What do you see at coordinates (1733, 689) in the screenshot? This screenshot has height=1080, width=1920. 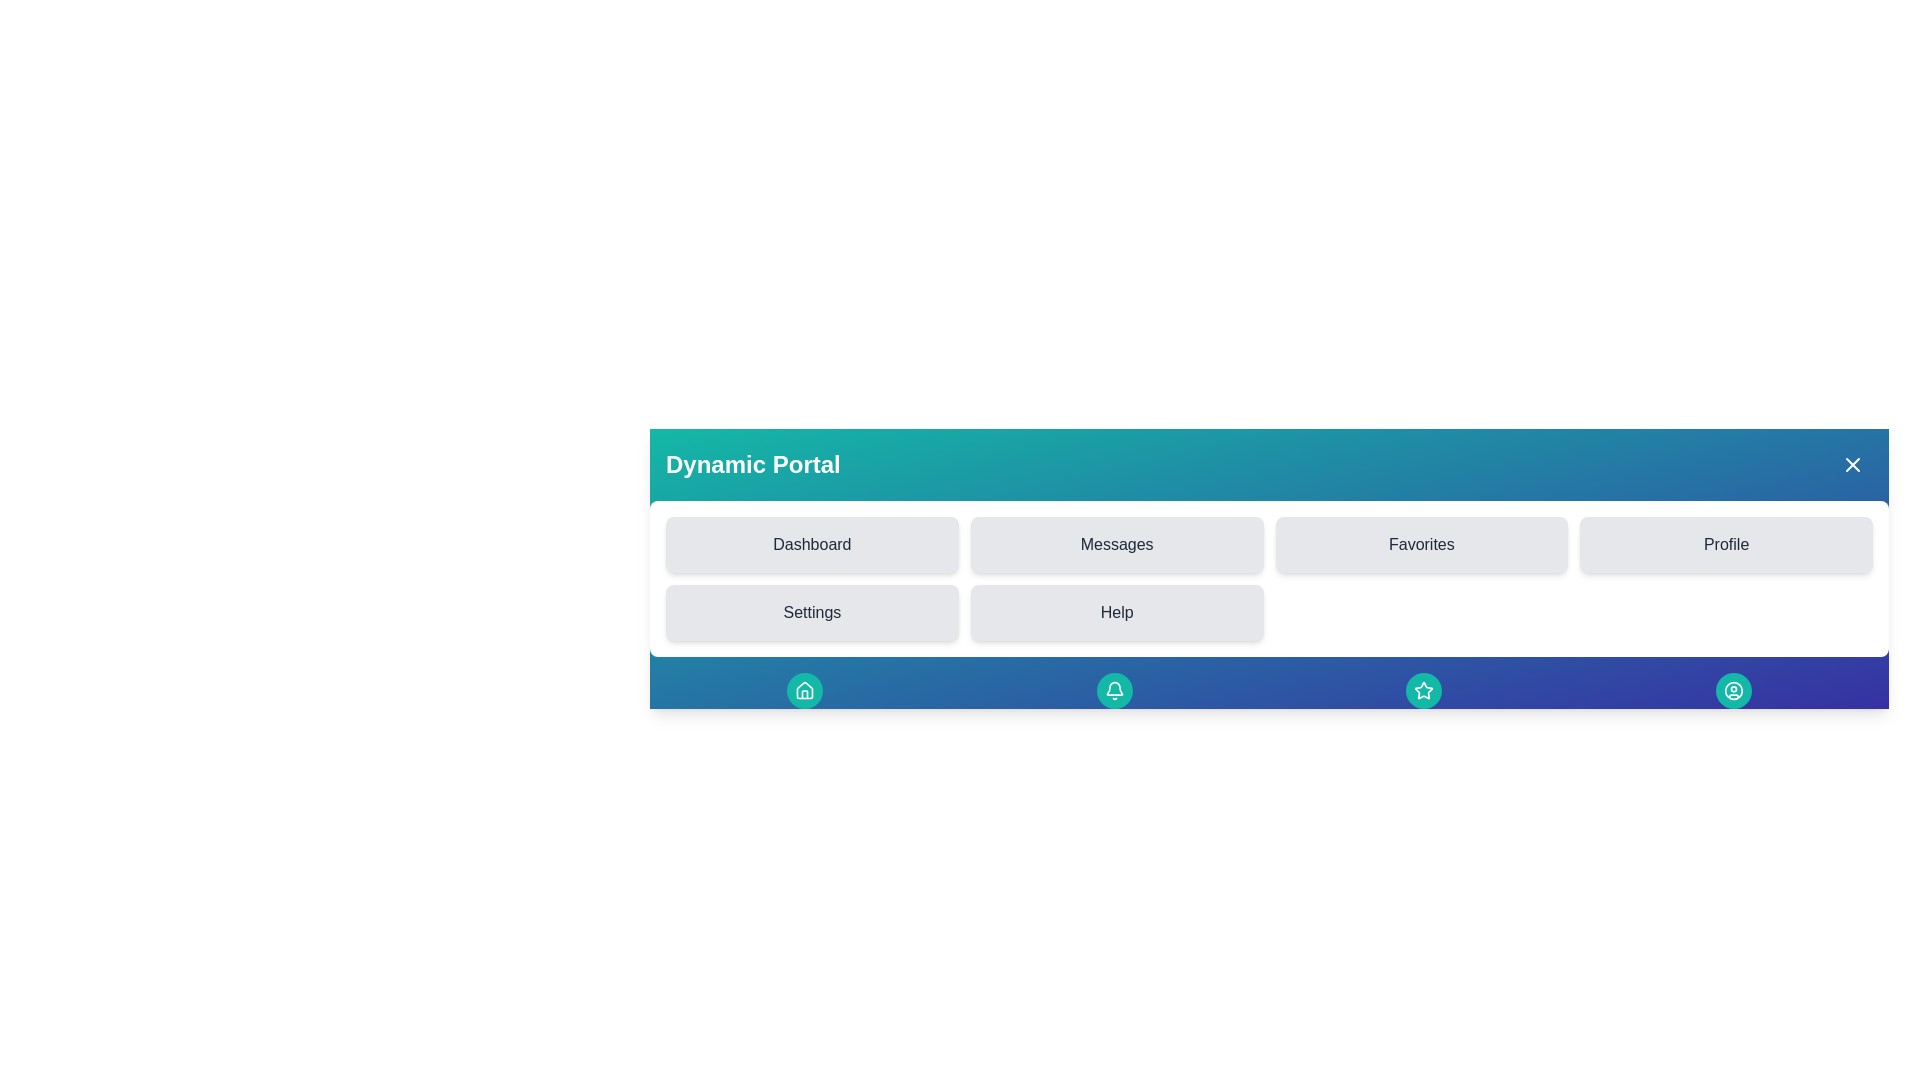 I see `the Profile button in the footer` at bounding box center [1733, 689].